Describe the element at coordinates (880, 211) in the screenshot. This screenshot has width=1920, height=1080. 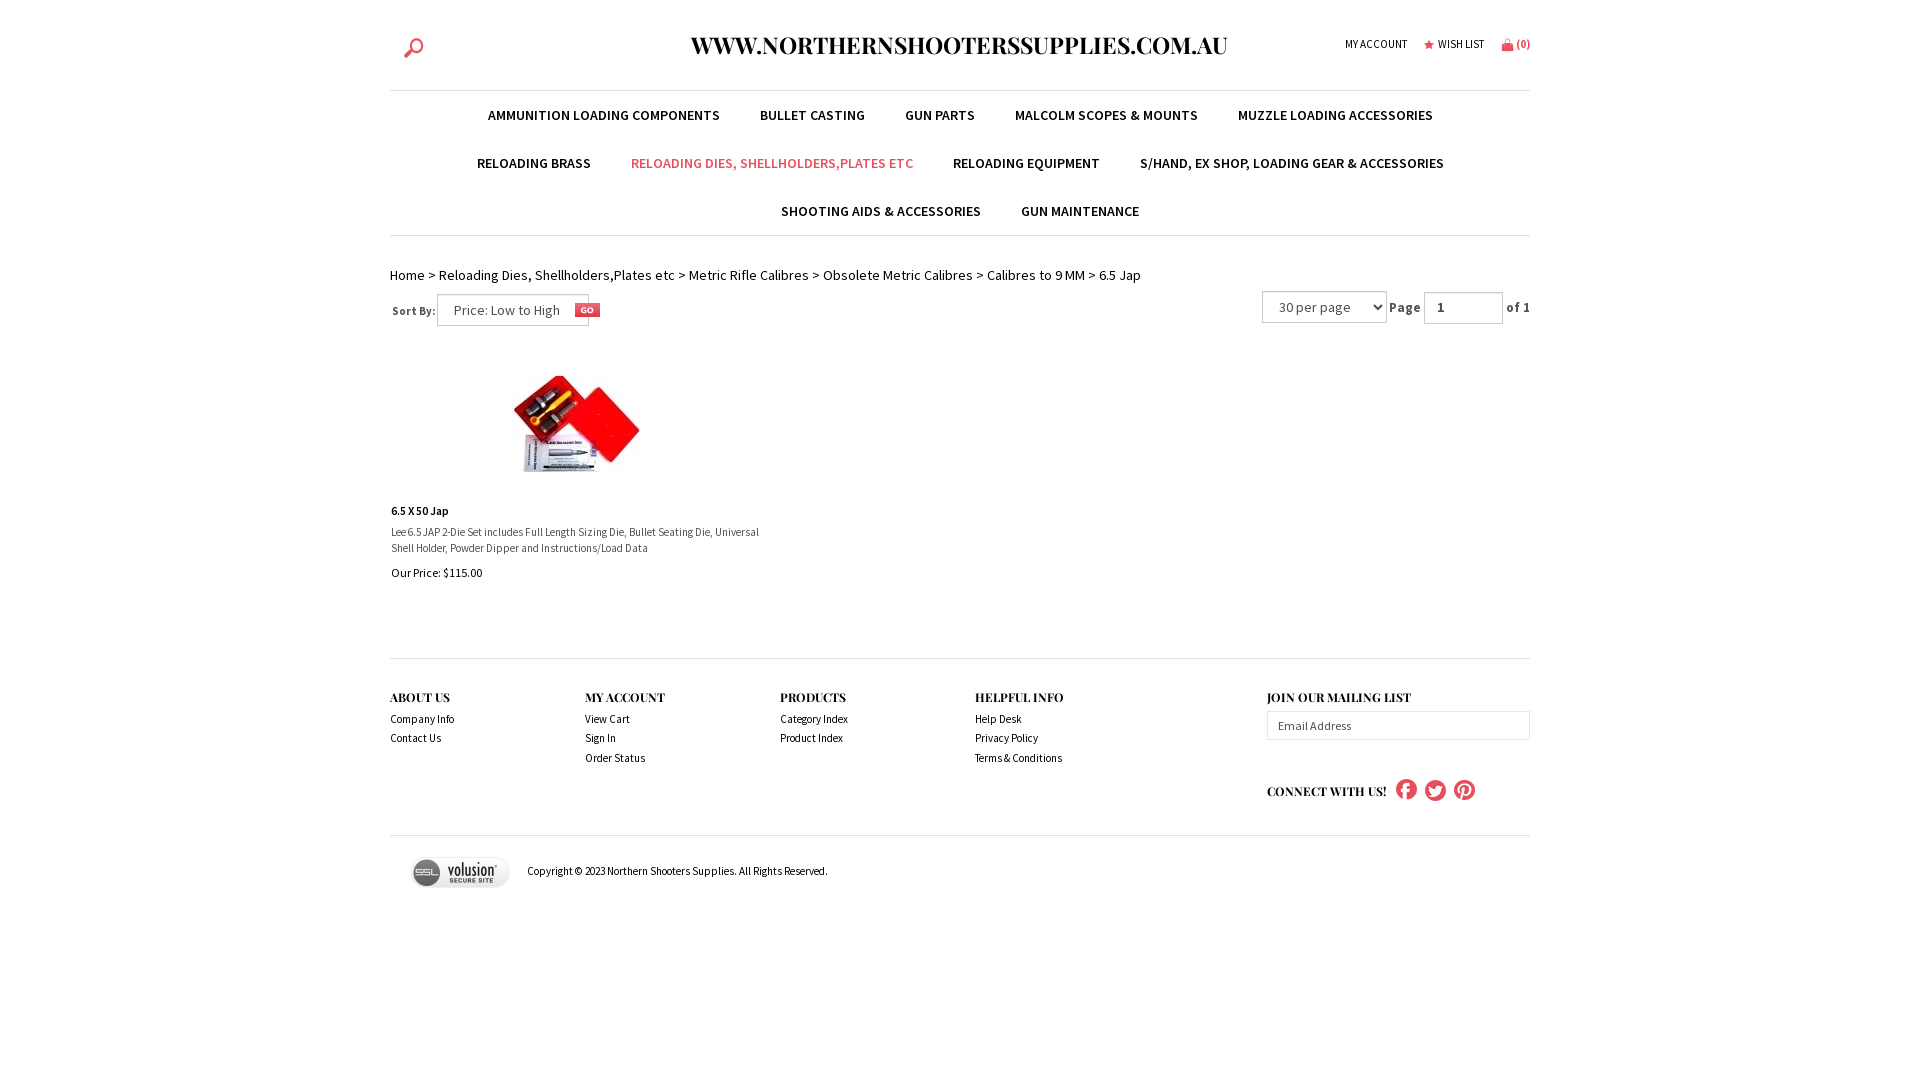
I see `'SHOOTING AIDS & ACCESSORIES'` at that location.